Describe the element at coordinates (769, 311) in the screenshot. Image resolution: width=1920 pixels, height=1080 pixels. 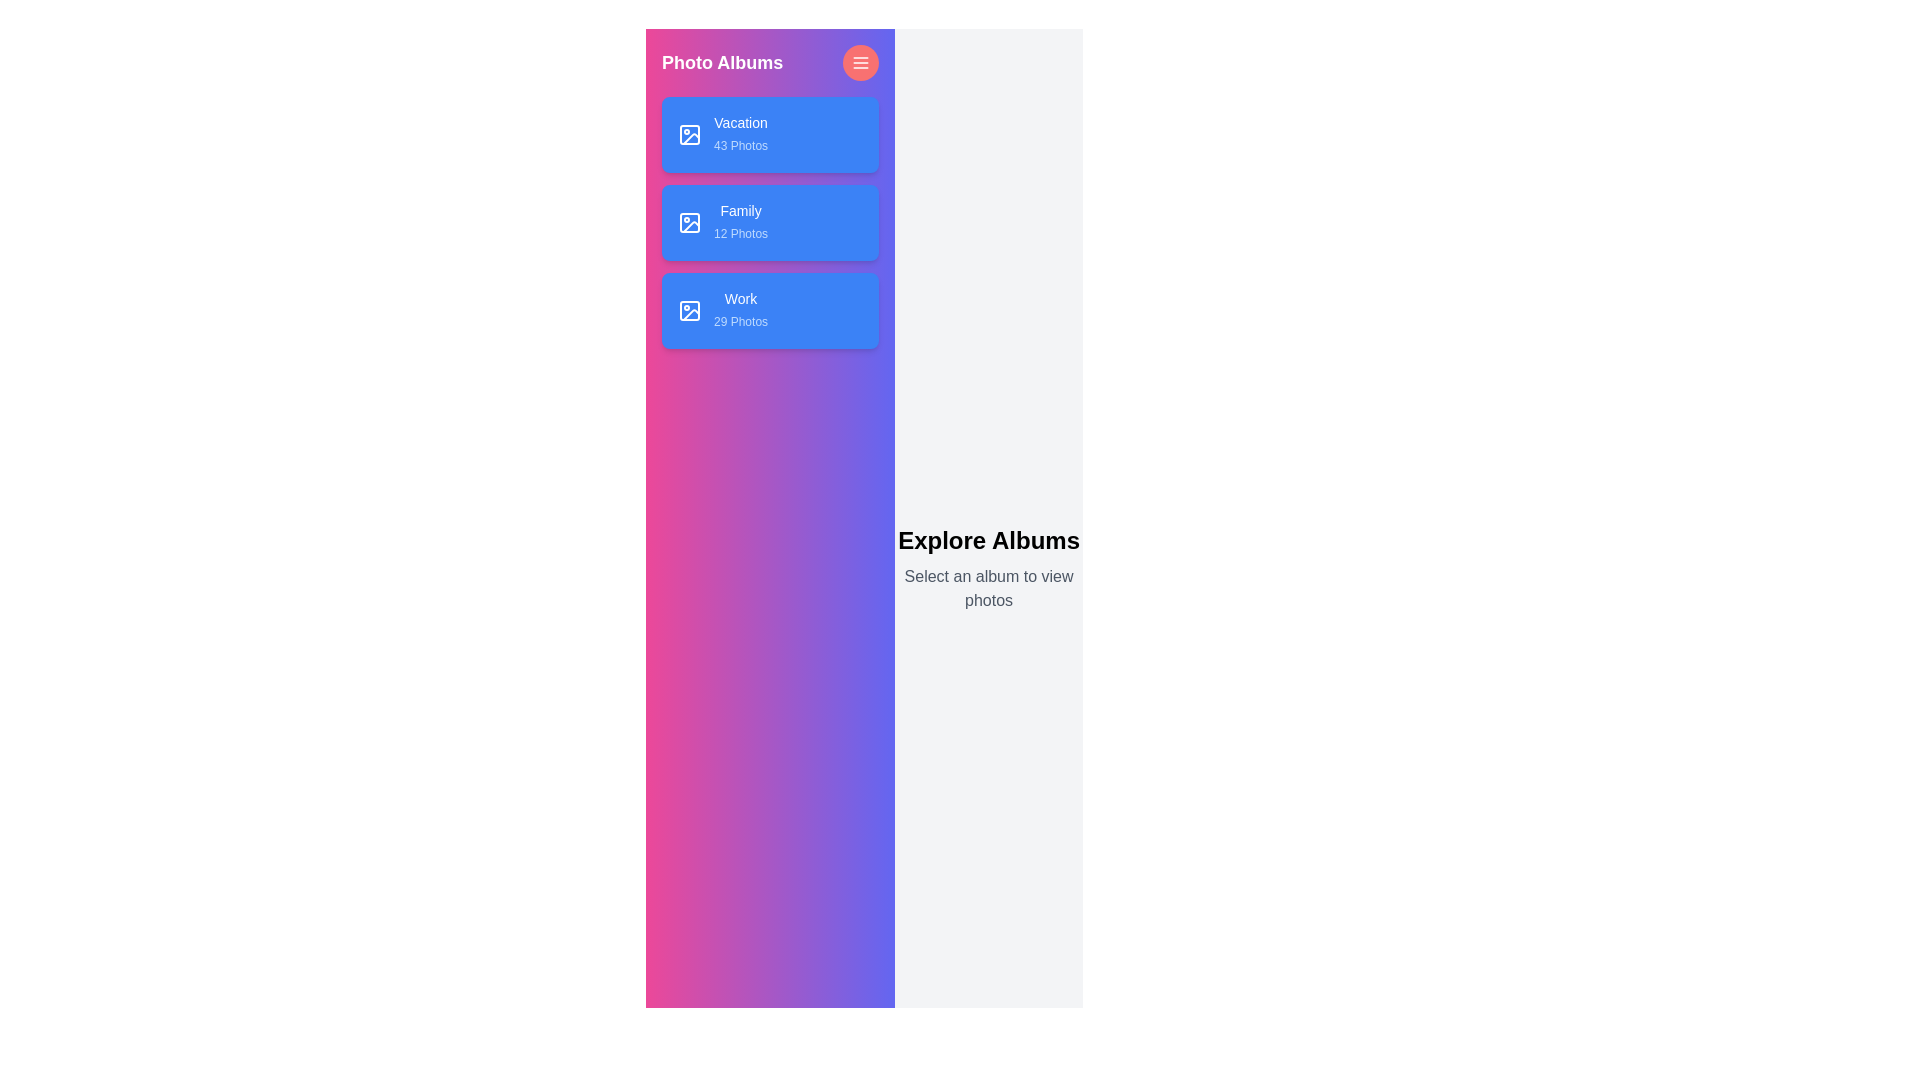
I see `the album named Work` at that location.